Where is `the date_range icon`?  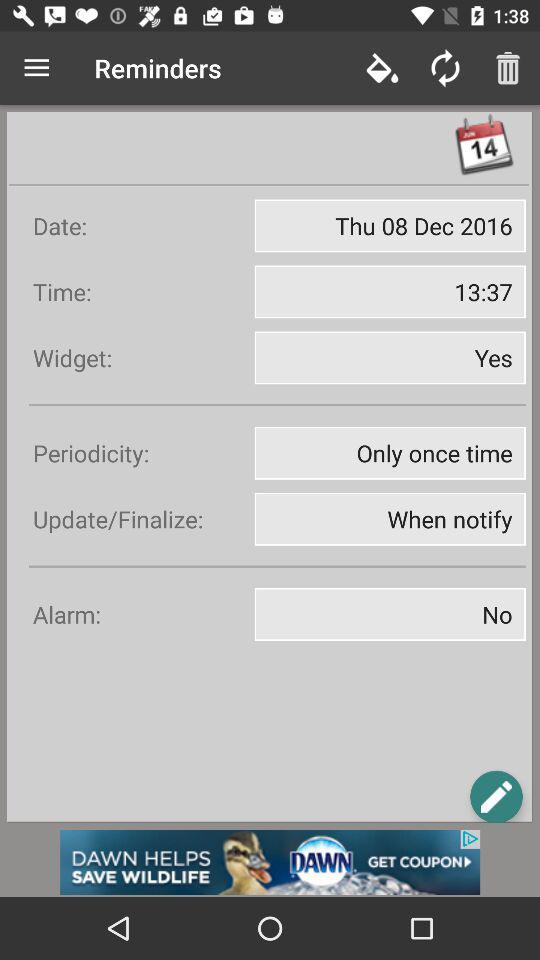
the date_range icon is located at coordinates (483, 144).